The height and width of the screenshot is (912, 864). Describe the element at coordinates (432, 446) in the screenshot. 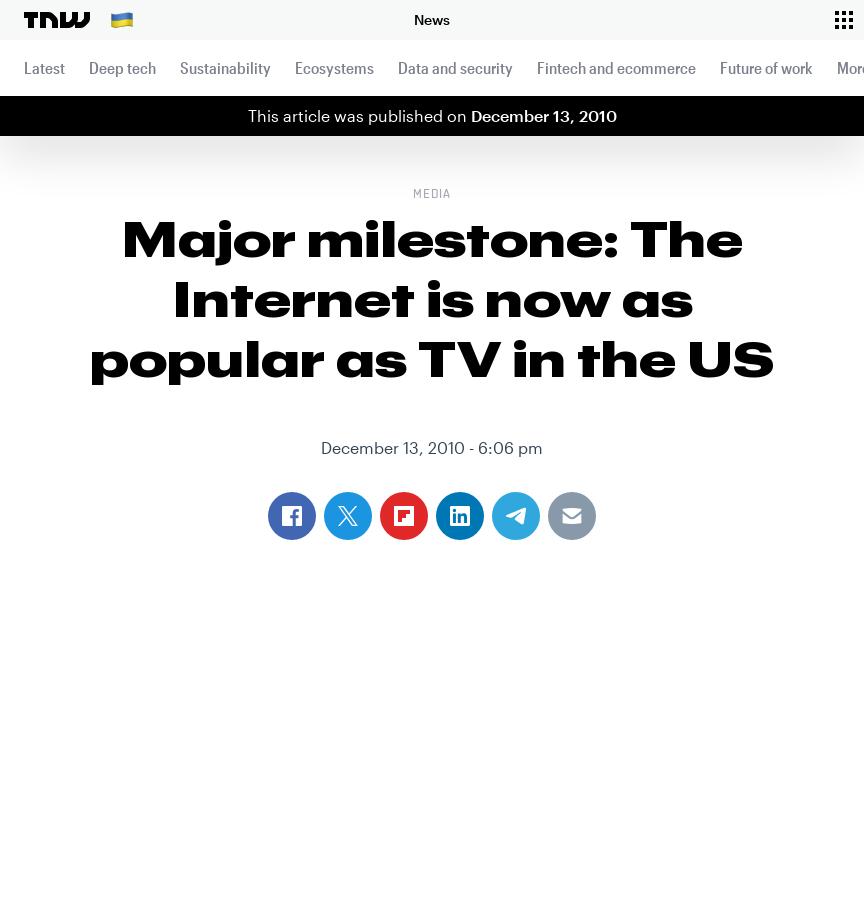

I see `'December 13, 2010 - 6:06 pm'` at that location.